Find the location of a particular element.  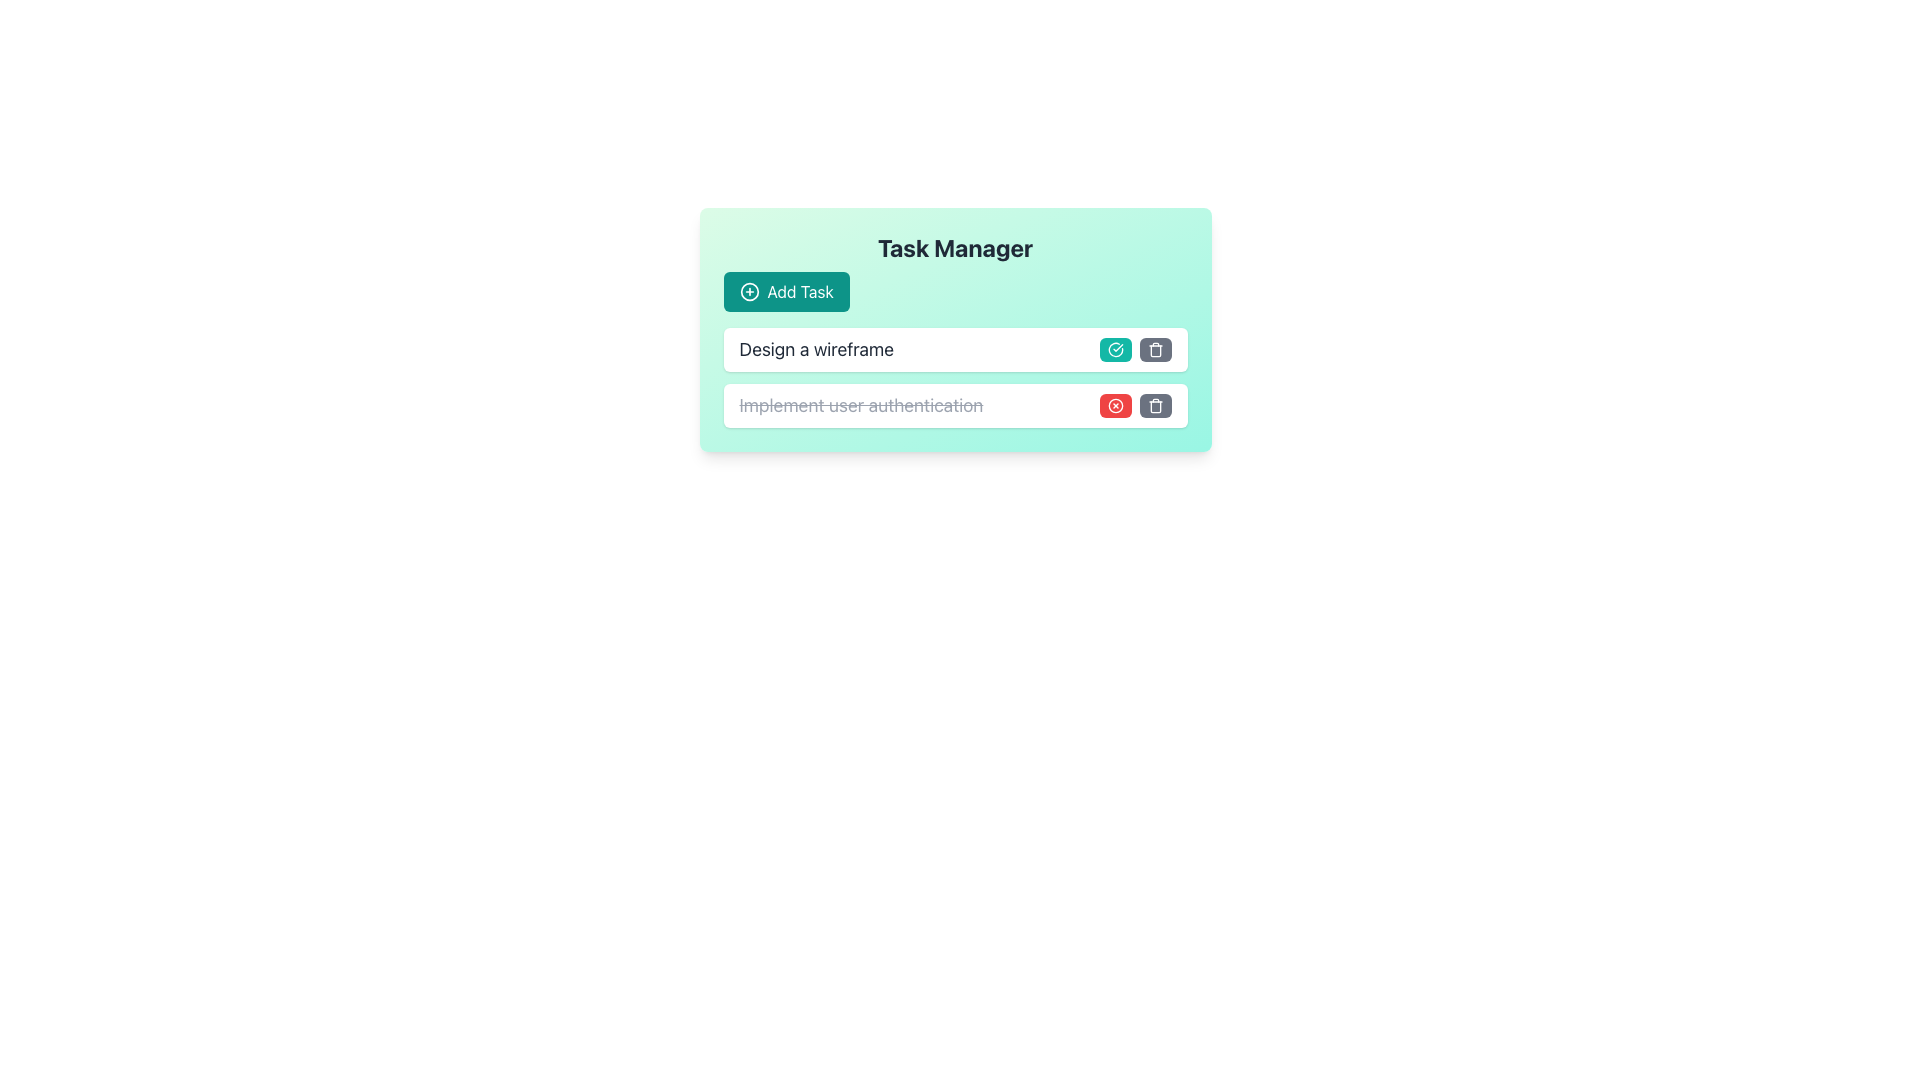

the circular icon with a plus symbol, part of the 'Add Task' button is located at coordinates (748, 292).